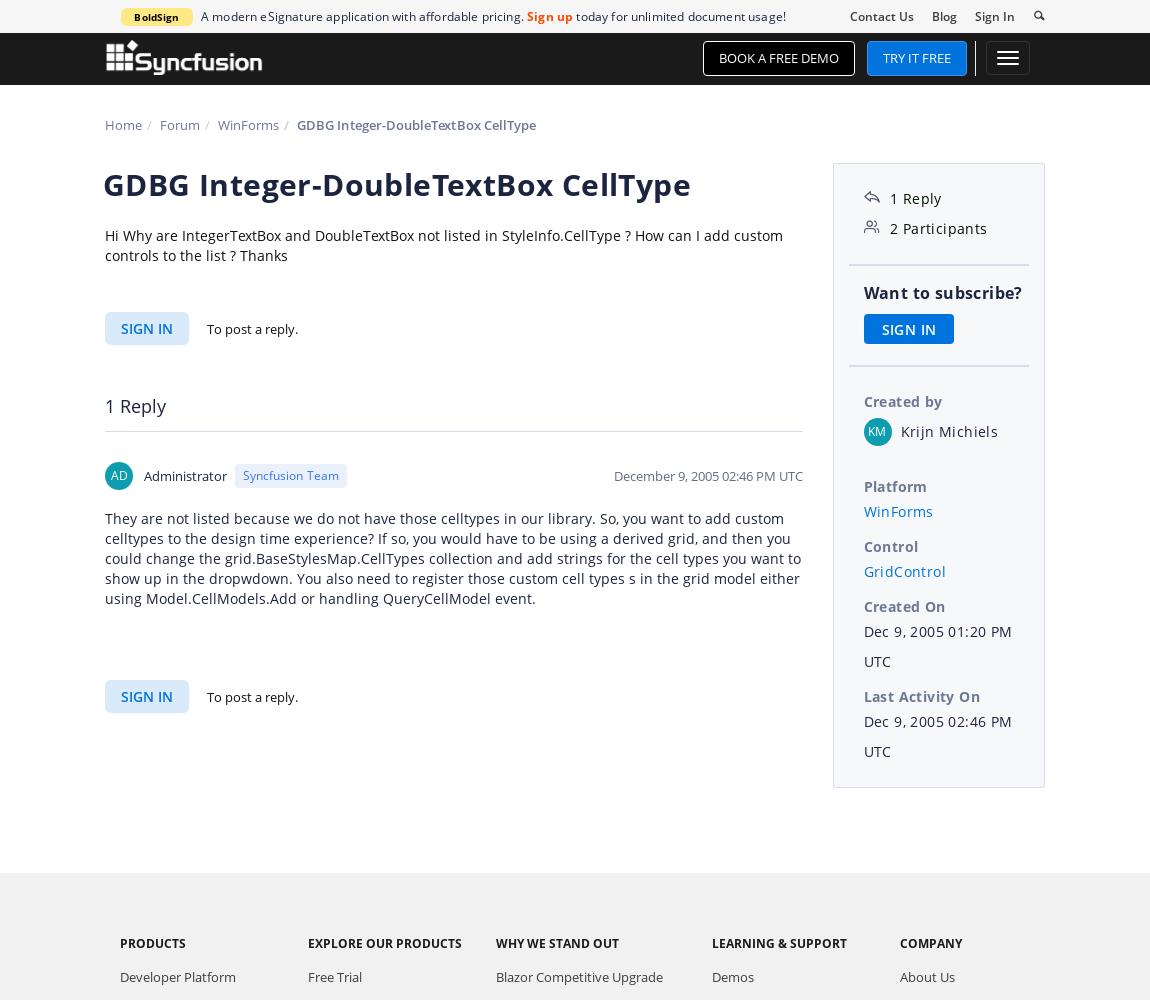 The width and height of the screenshot is (1150, 1000). I want to click on 'TRY IT FREE', so click(882, 58).